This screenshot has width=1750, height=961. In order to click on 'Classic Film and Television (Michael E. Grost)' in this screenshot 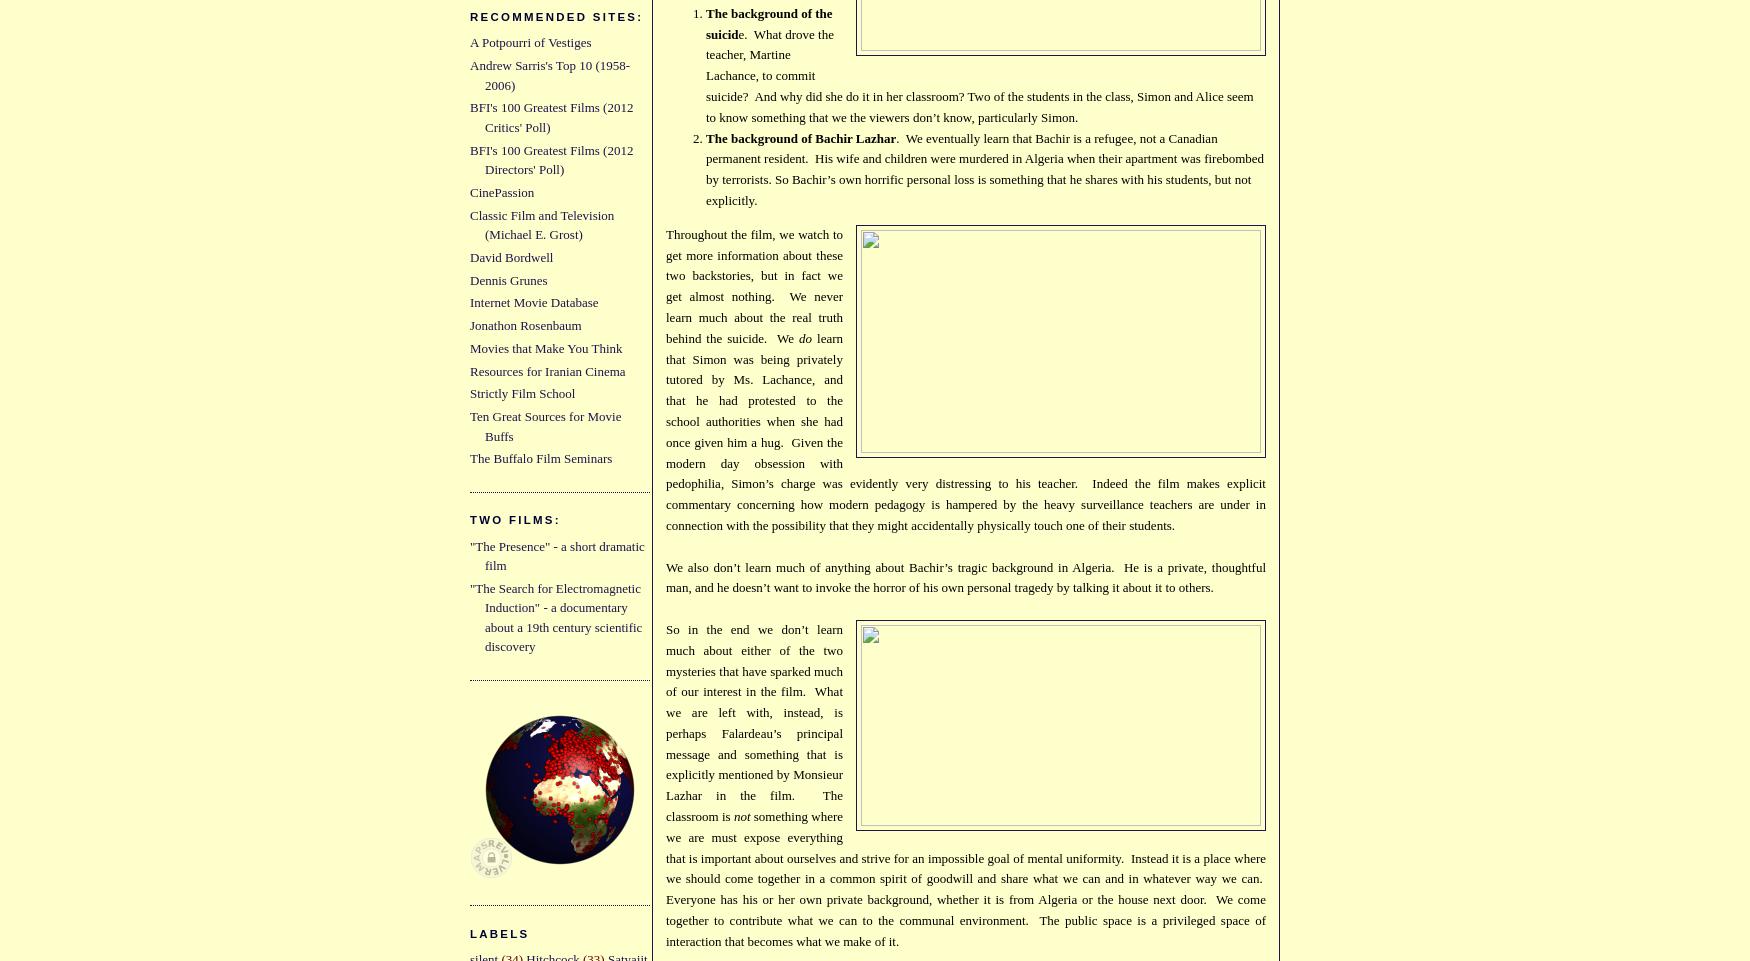, I will do `click(540, 223)`.